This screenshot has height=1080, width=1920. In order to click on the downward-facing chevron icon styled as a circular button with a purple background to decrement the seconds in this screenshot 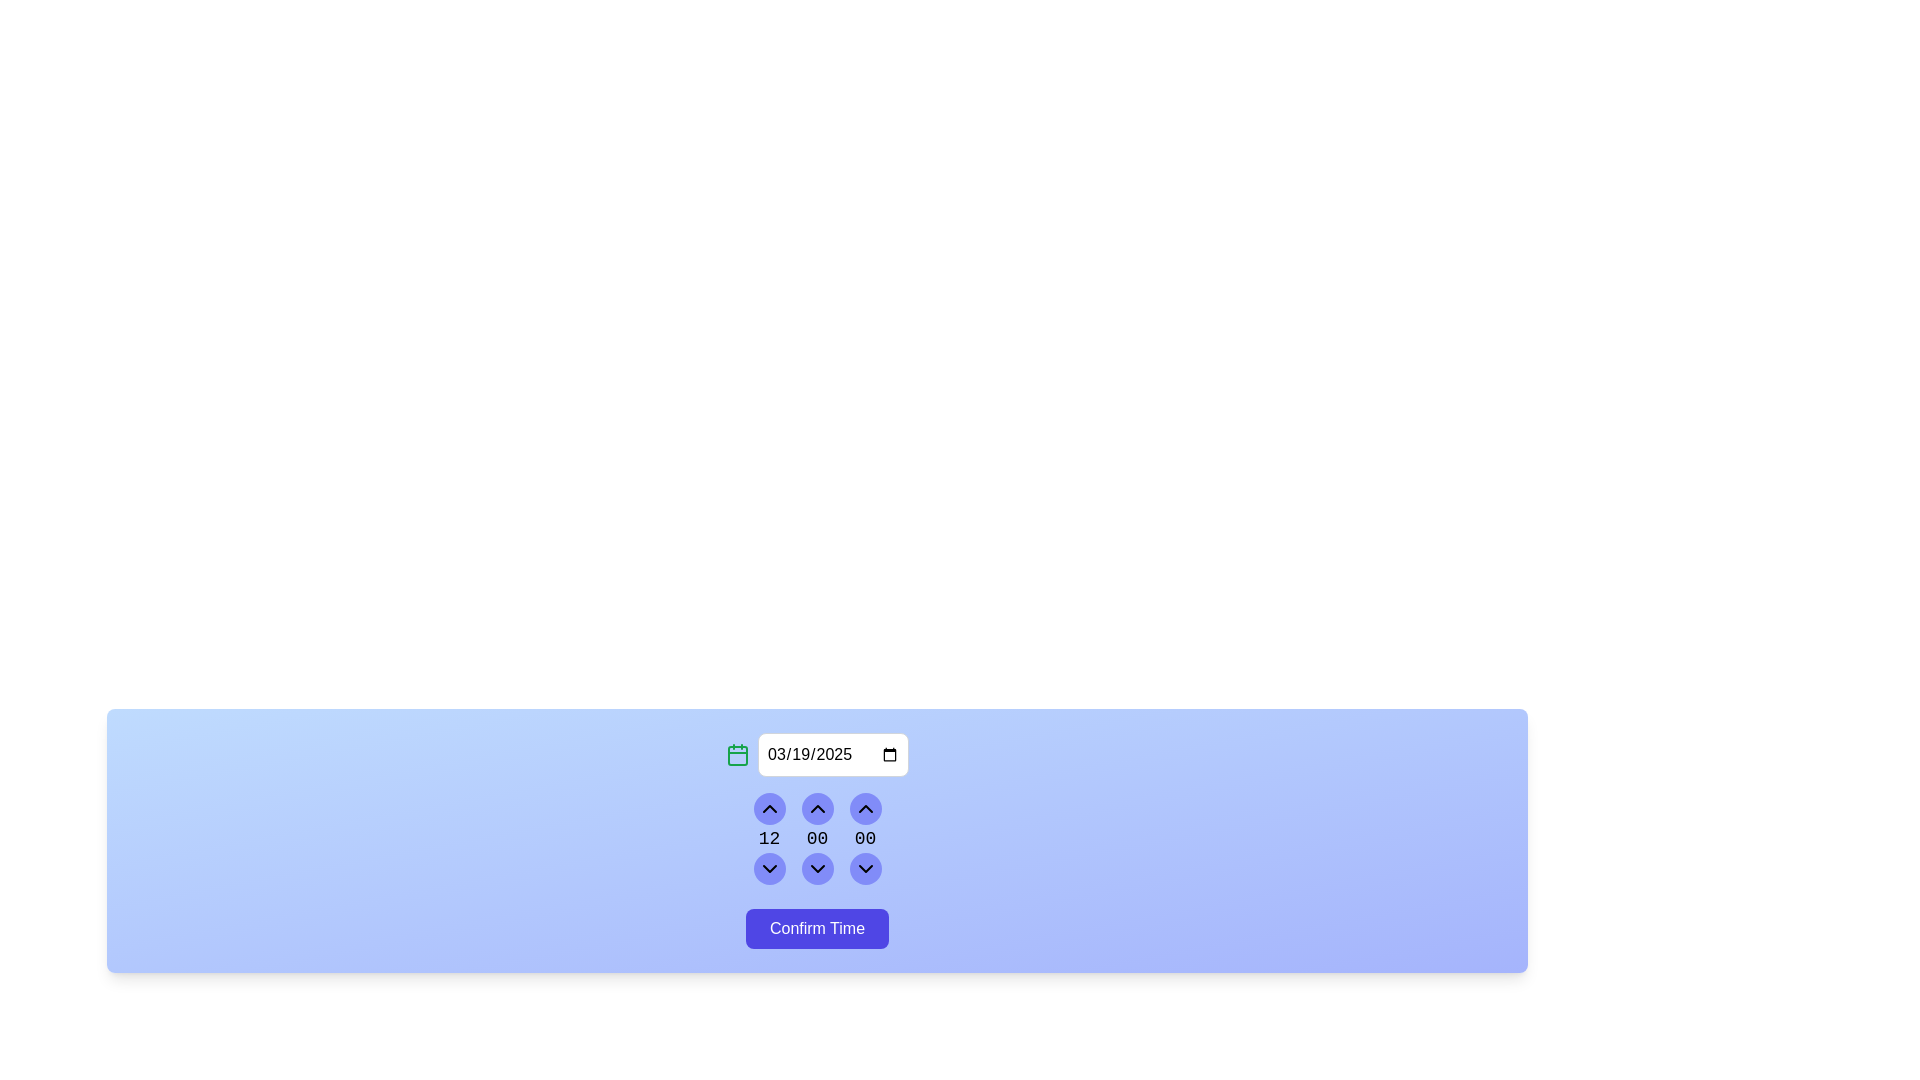, I will do `click(865, 867)`.